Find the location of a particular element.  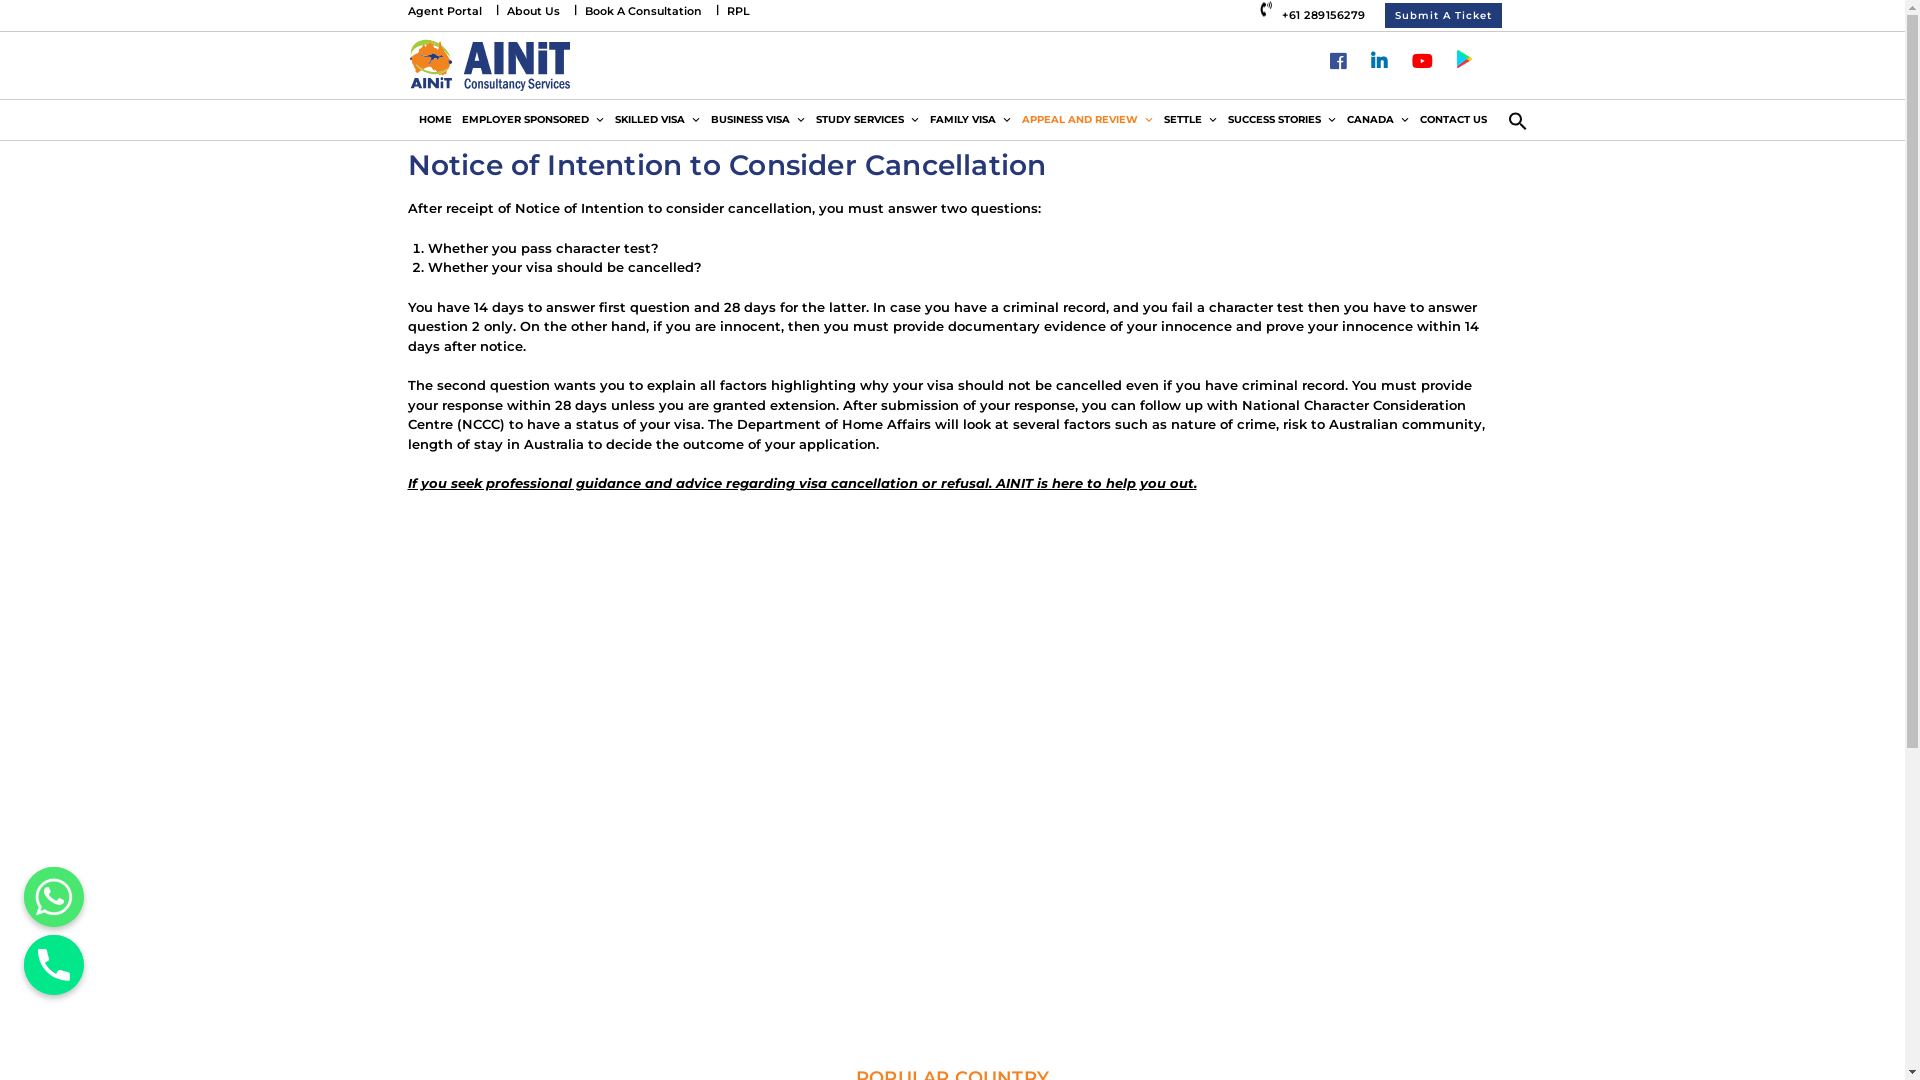

'HOME' is located at coordinates (434, 119).